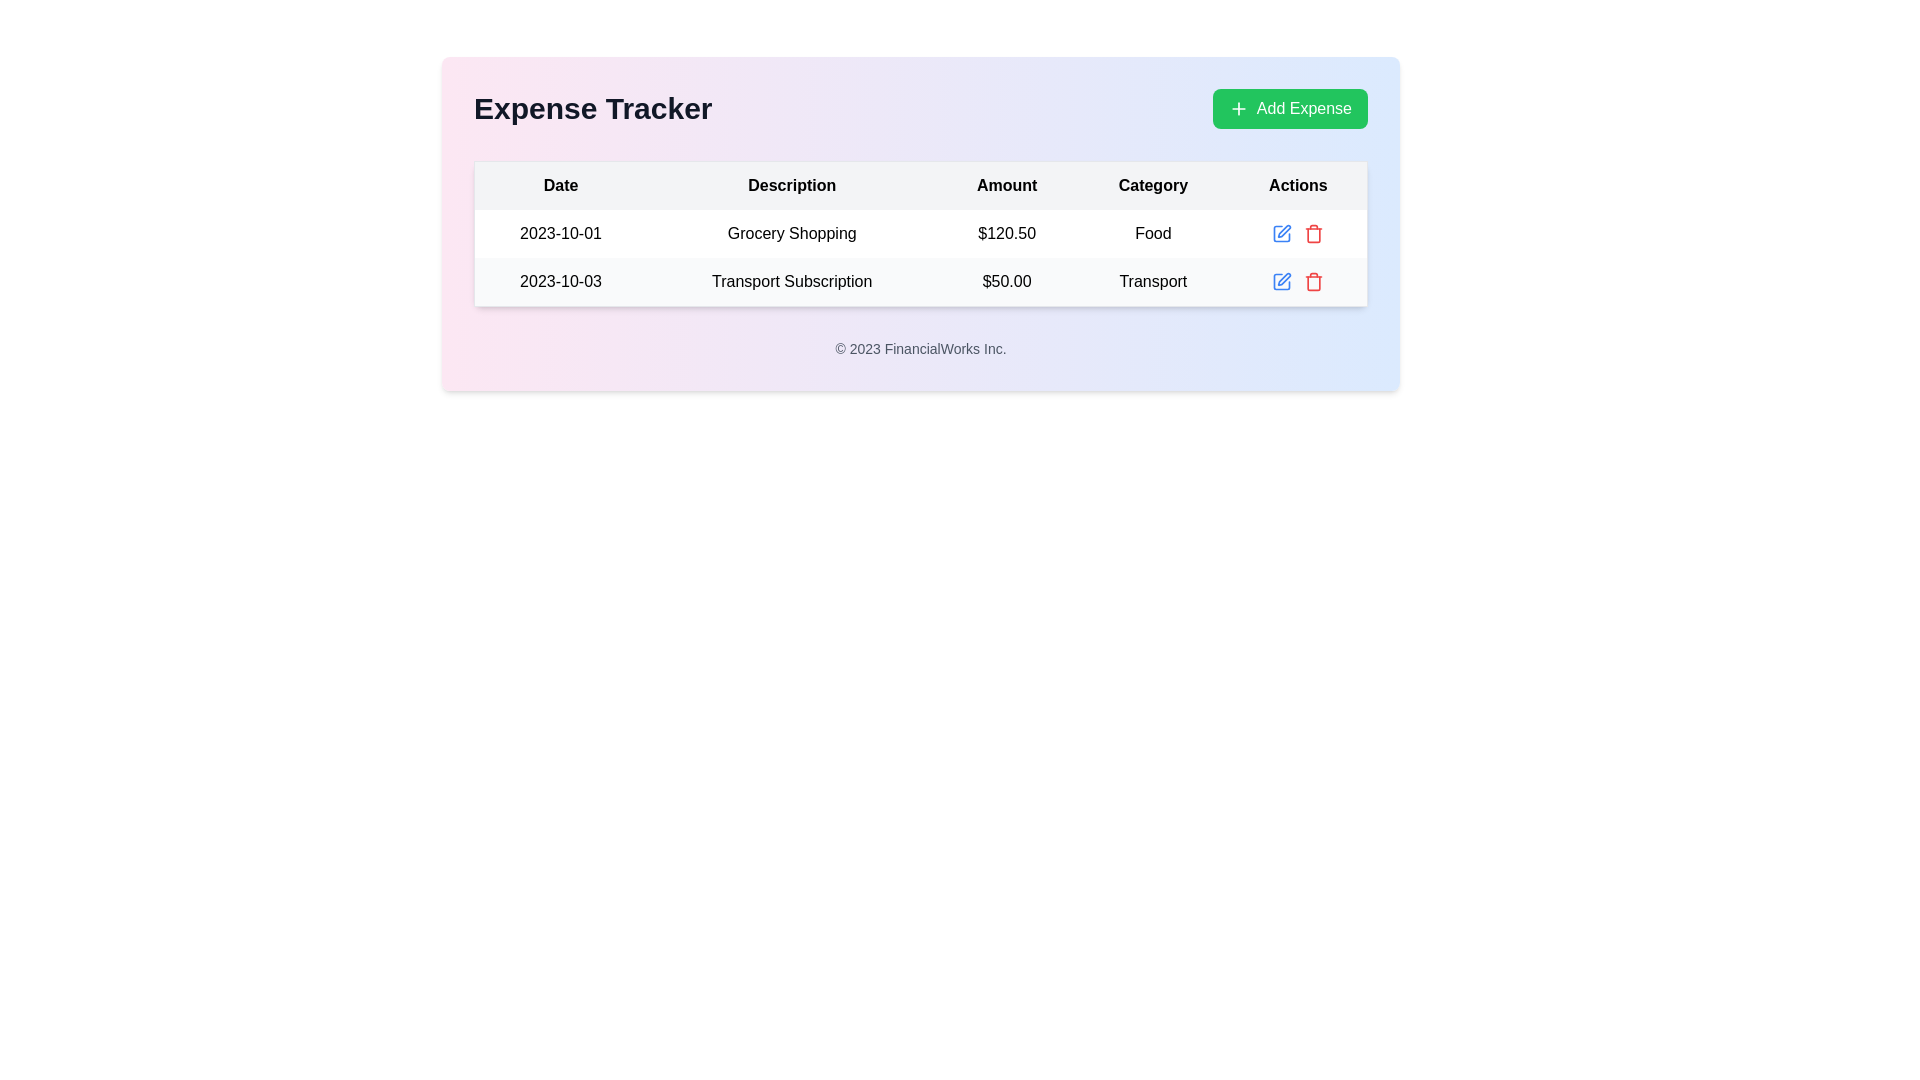  What do you see at coordinates (791, 185) in the screenshot?
I see `the 'Description' column header label in the table, which is positioned between the 'Date' column and the 'Amount' column at the top center of the table layout` at bounding box center [791, 185].